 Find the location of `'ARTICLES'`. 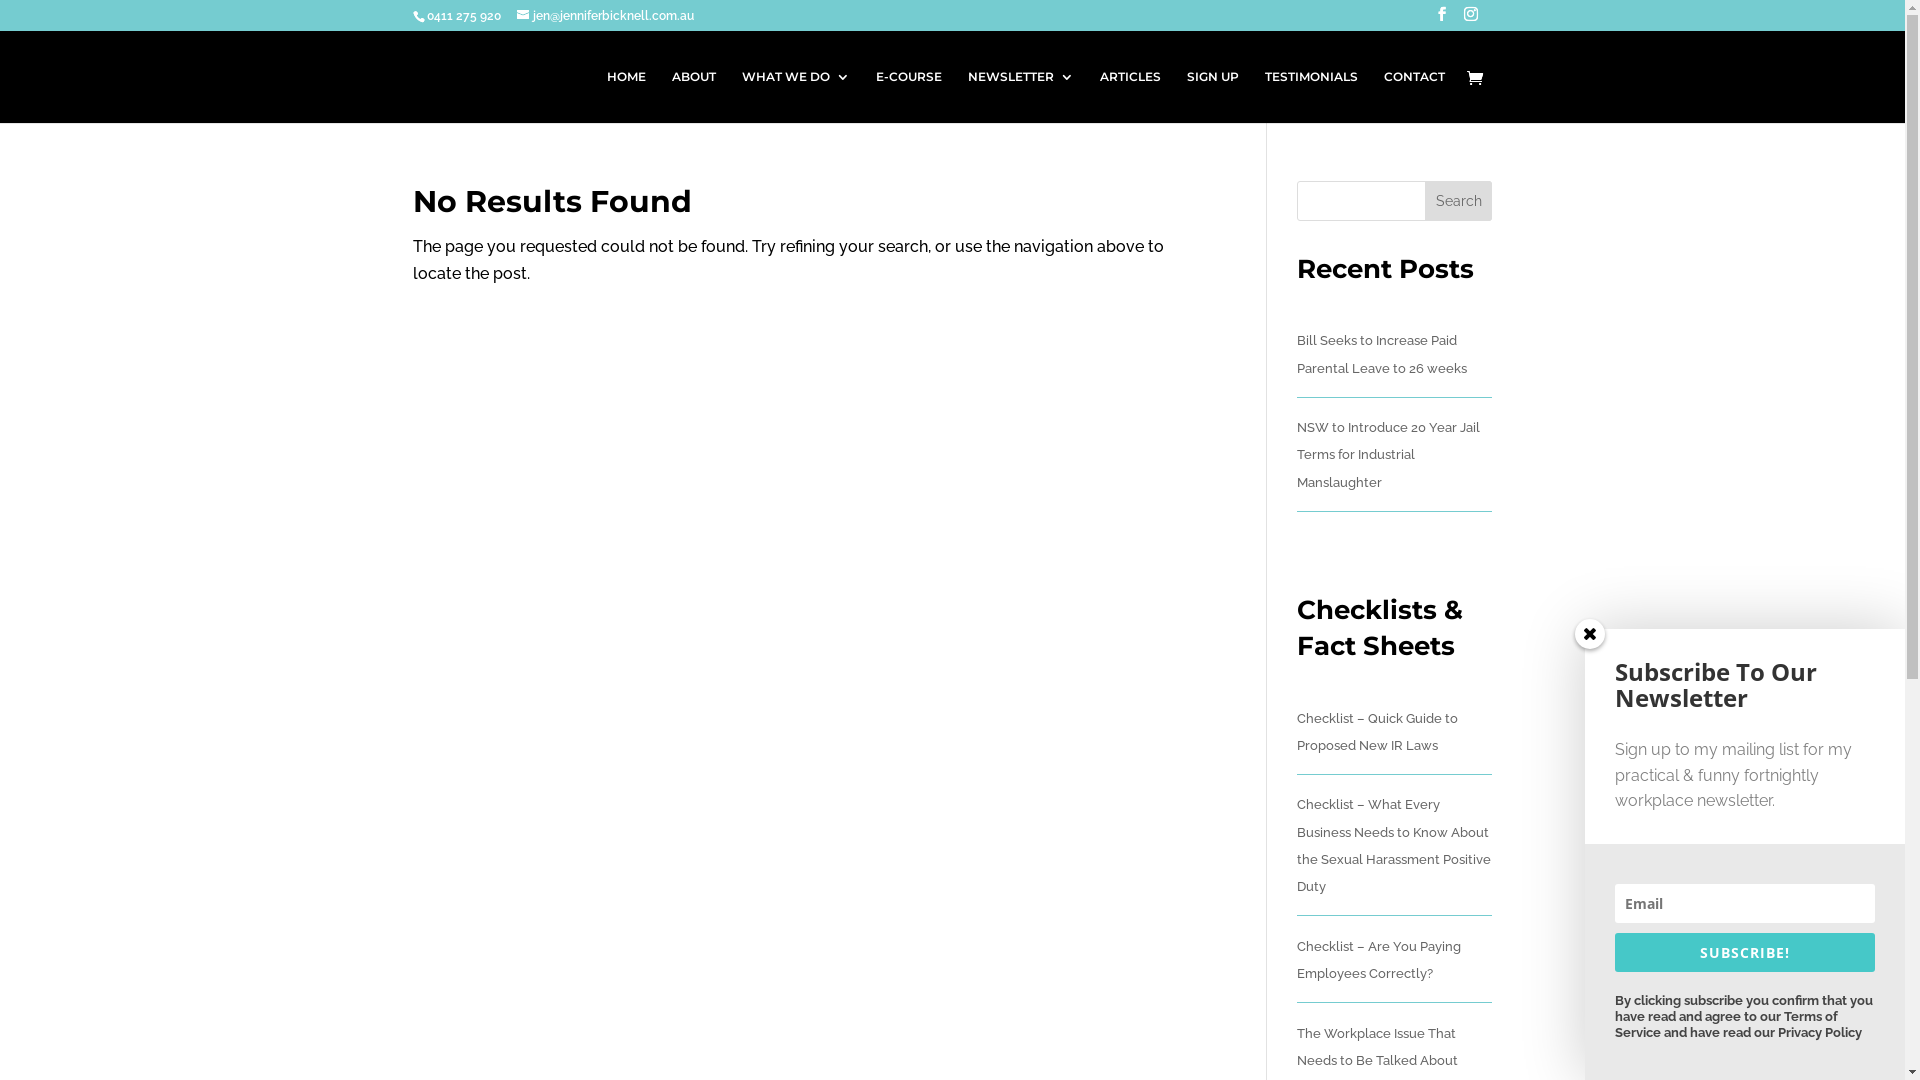

'ARTICLES' is located at coordinates (1130, 96).